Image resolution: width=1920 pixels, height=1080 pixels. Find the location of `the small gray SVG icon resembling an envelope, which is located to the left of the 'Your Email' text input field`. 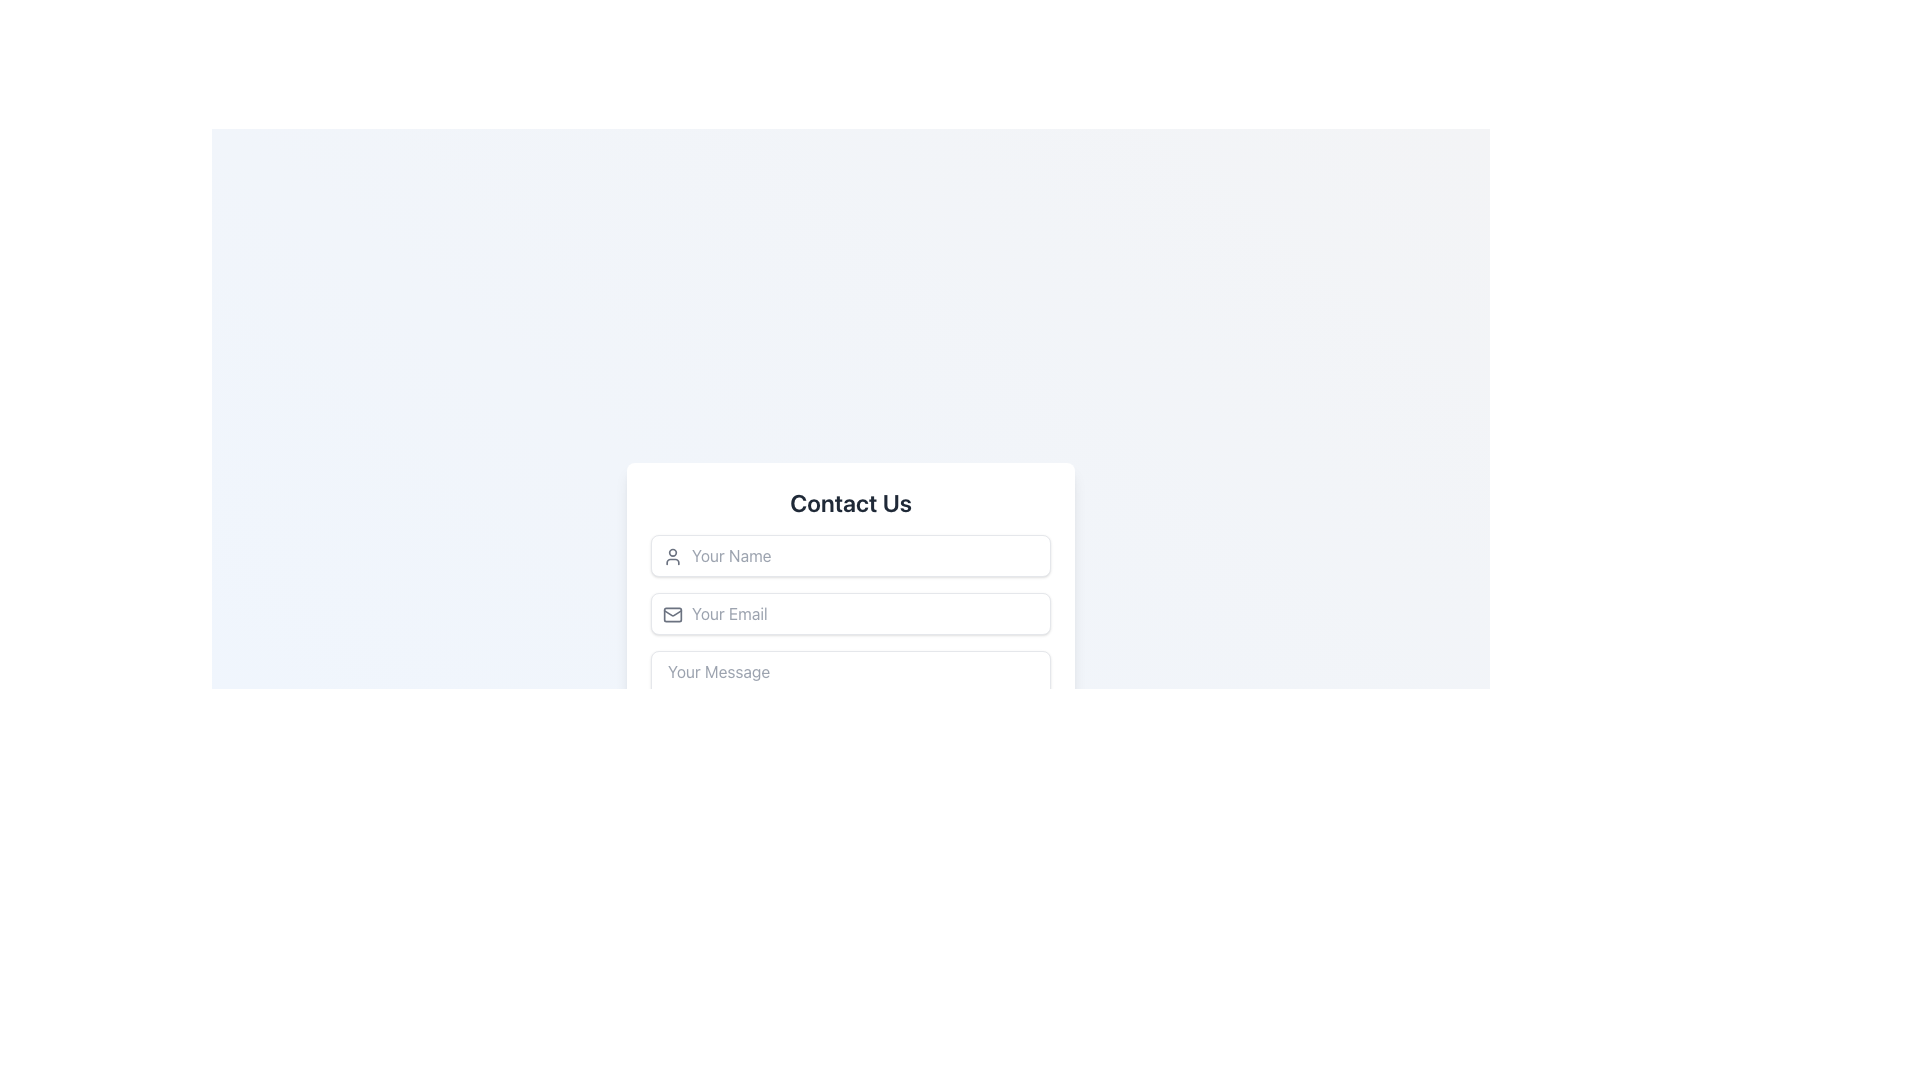

the small gray SVG icon resembling an envelope, which is located to the left of the 'Your Email' text input field is located at coordinates (672, 613).